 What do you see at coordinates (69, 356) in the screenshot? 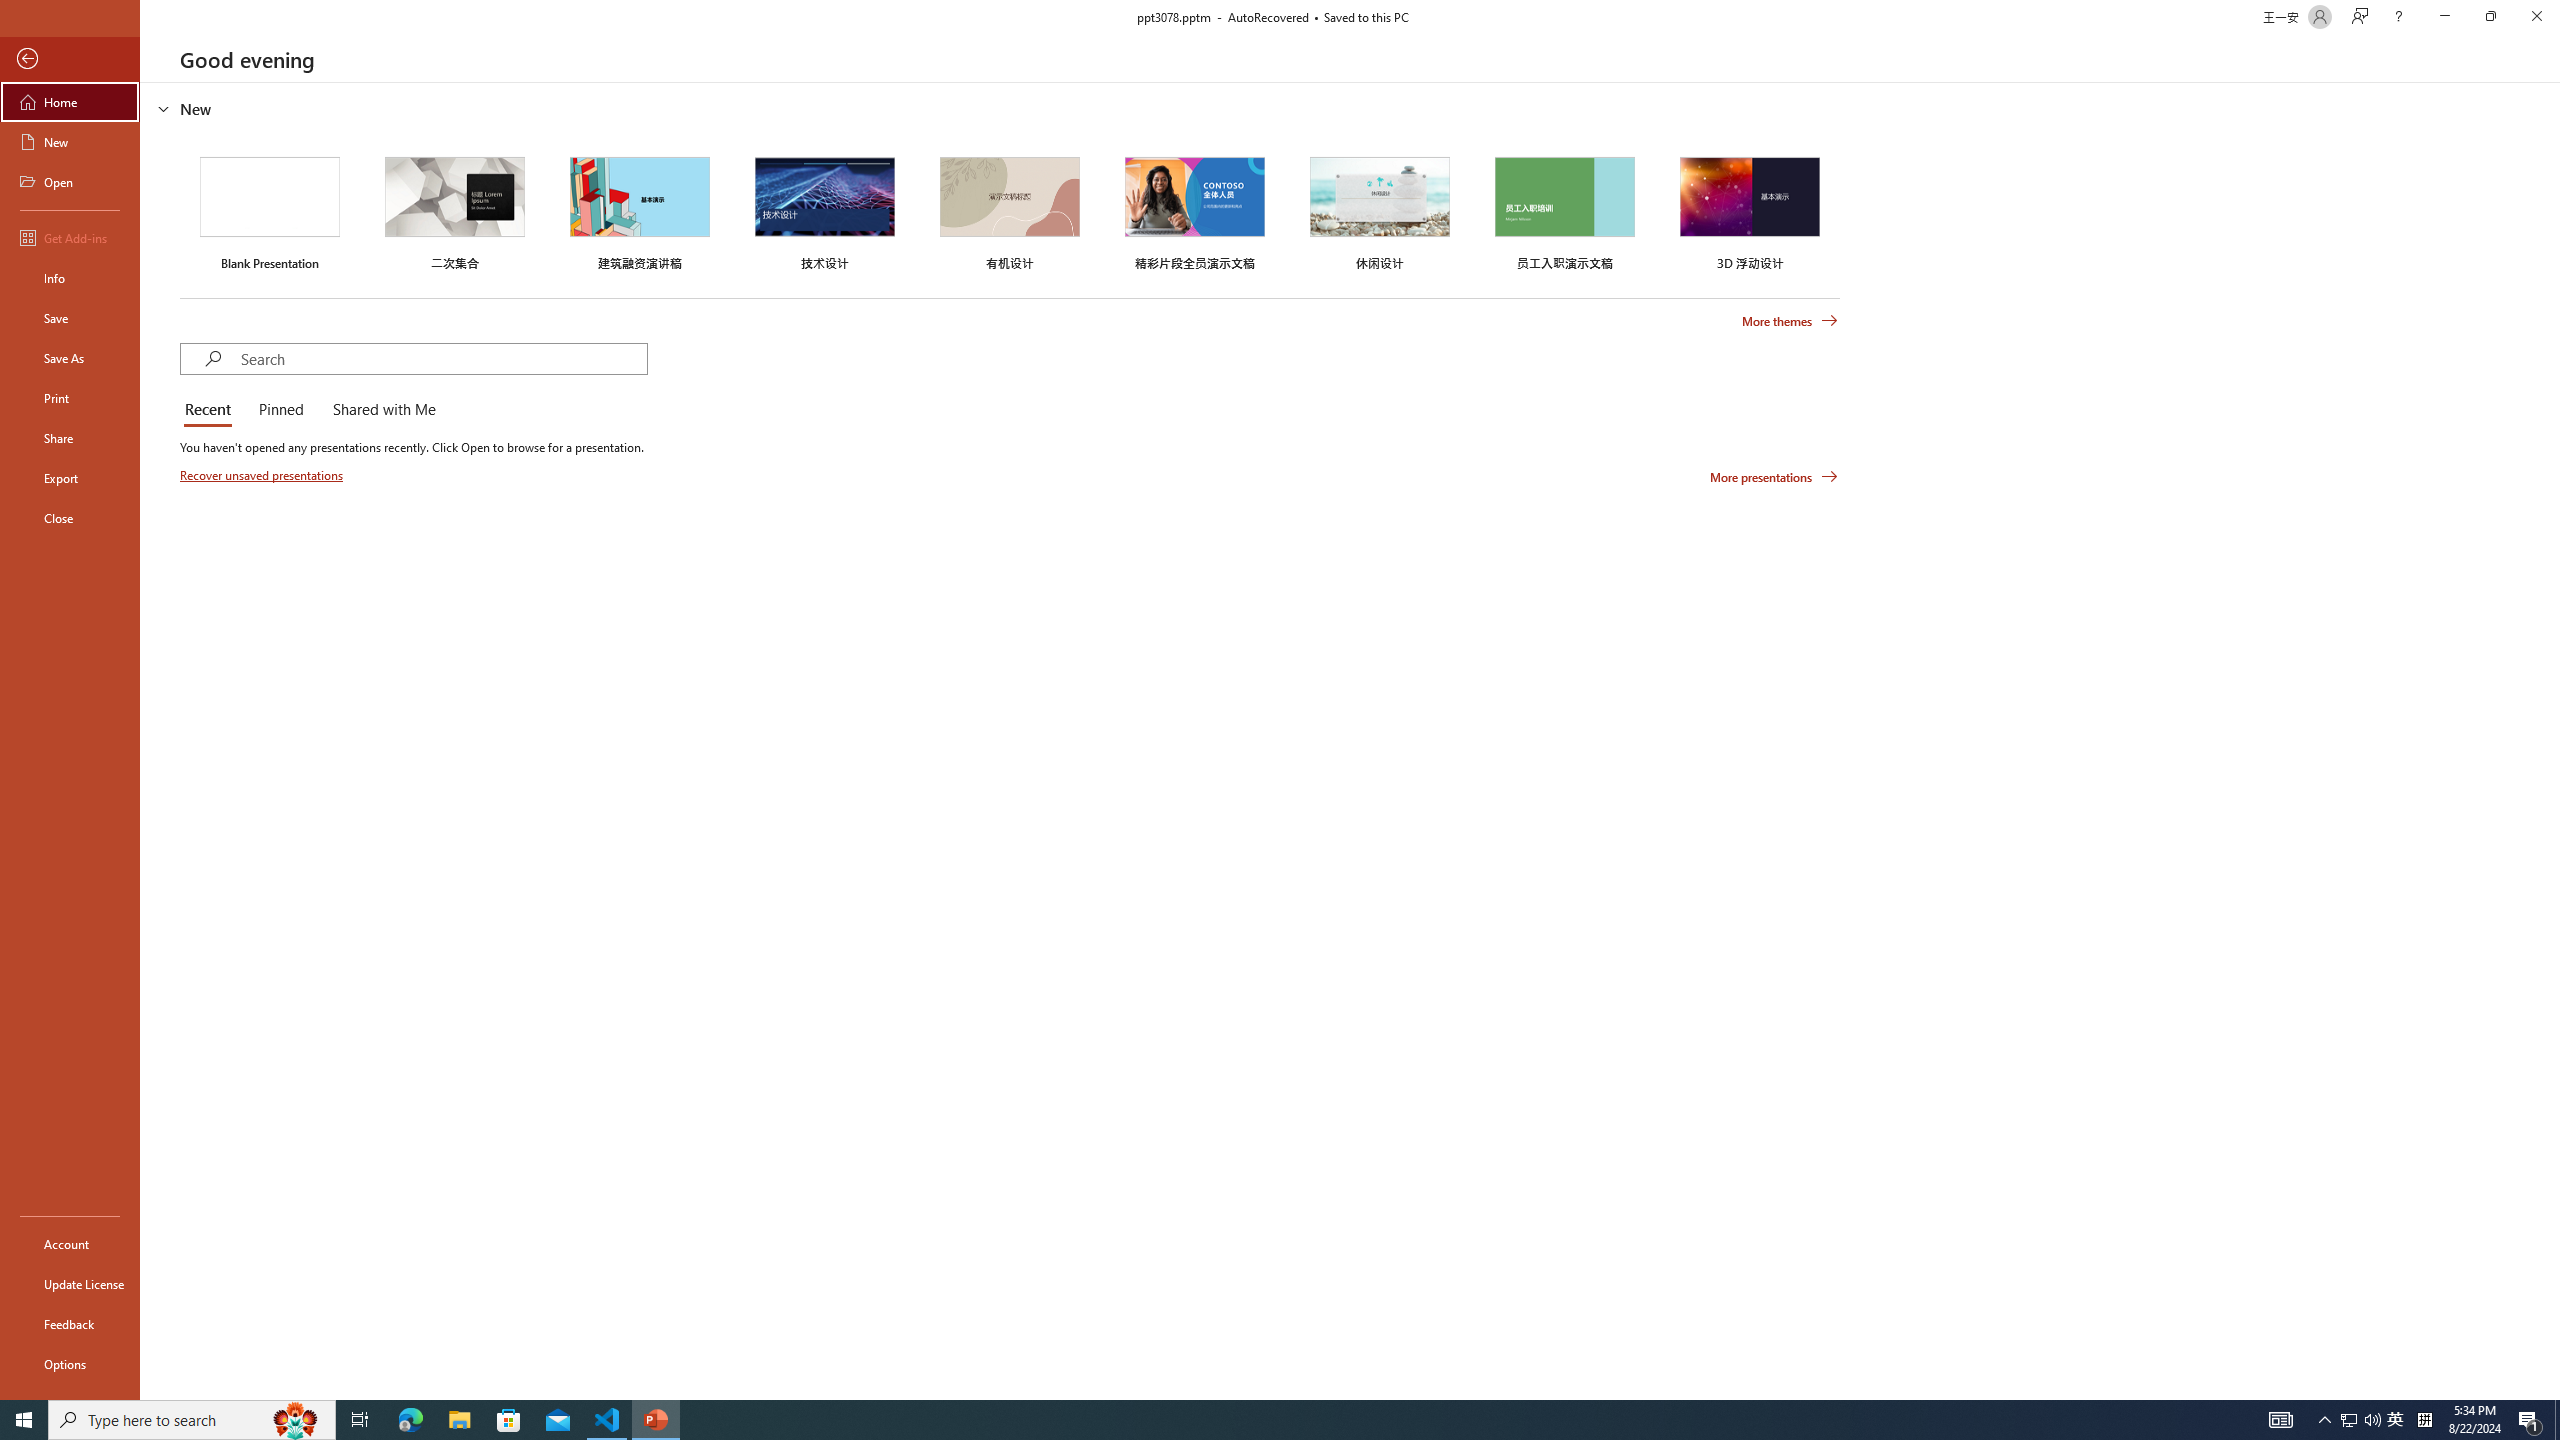
I see `'Save As'` at bounding box center [69, 356].